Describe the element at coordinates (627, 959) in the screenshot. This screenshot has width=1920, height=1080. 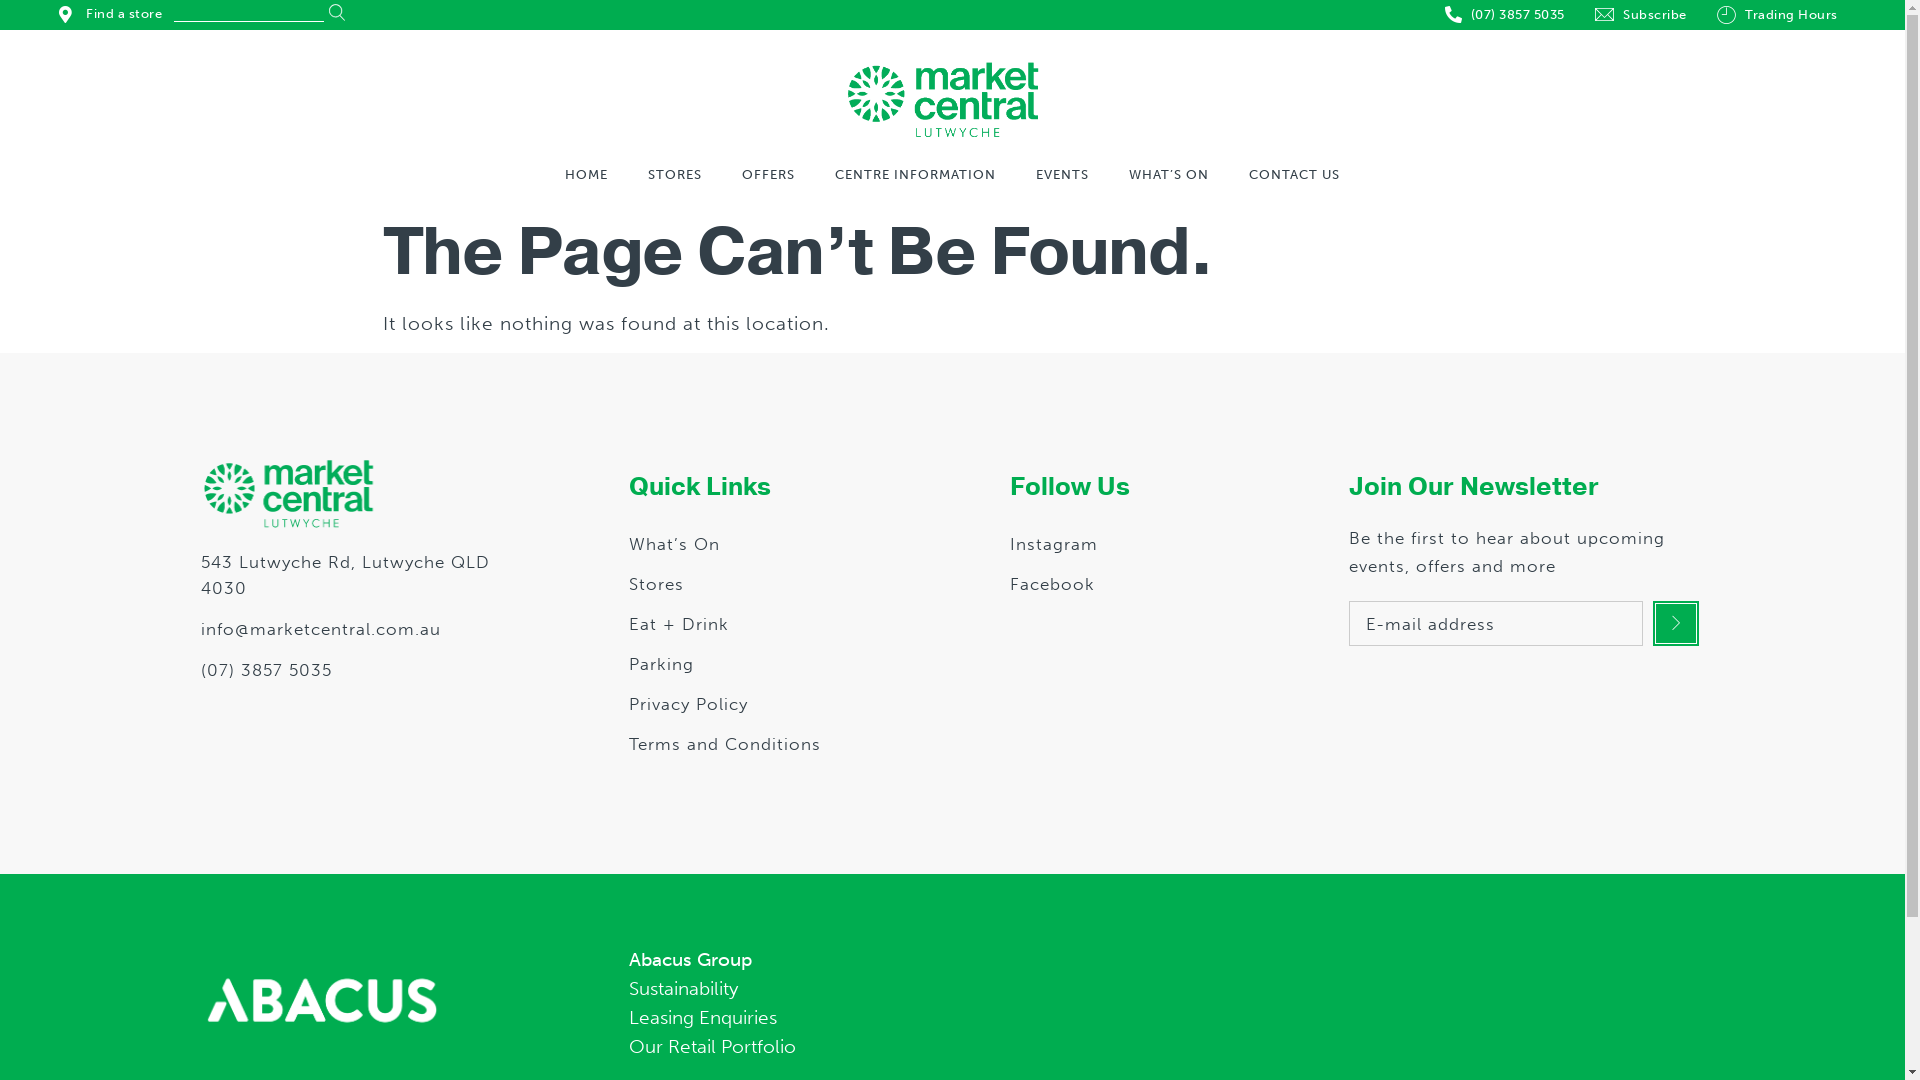
I see `'Abacus Group'` at that location.